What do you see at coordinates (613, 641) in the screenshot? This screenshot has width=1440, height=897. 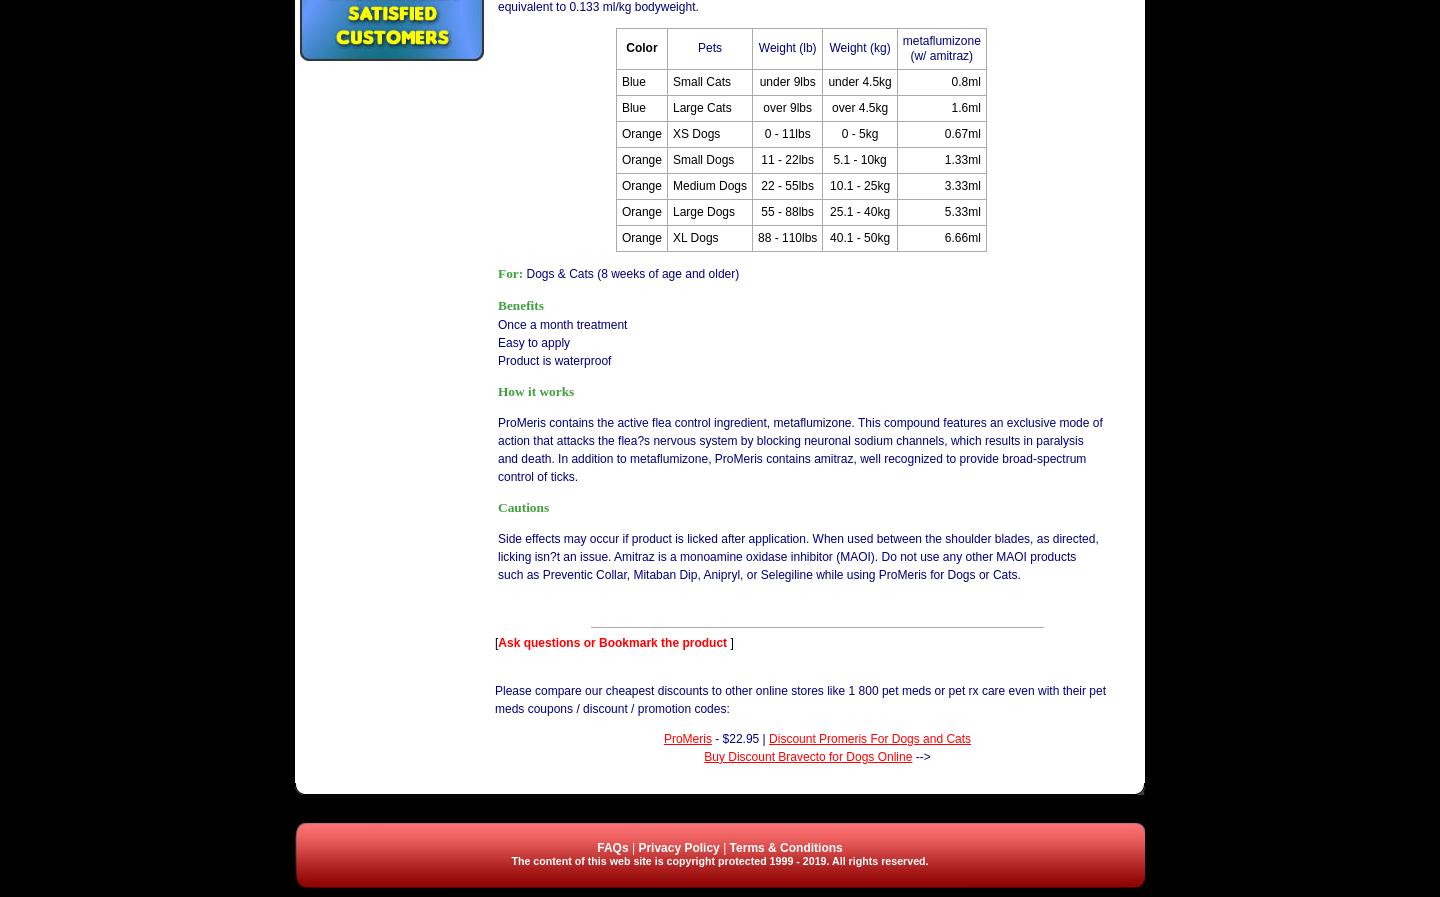 I see `'Ask questions or Bookmark the product'` at bounding box center [613, 641].